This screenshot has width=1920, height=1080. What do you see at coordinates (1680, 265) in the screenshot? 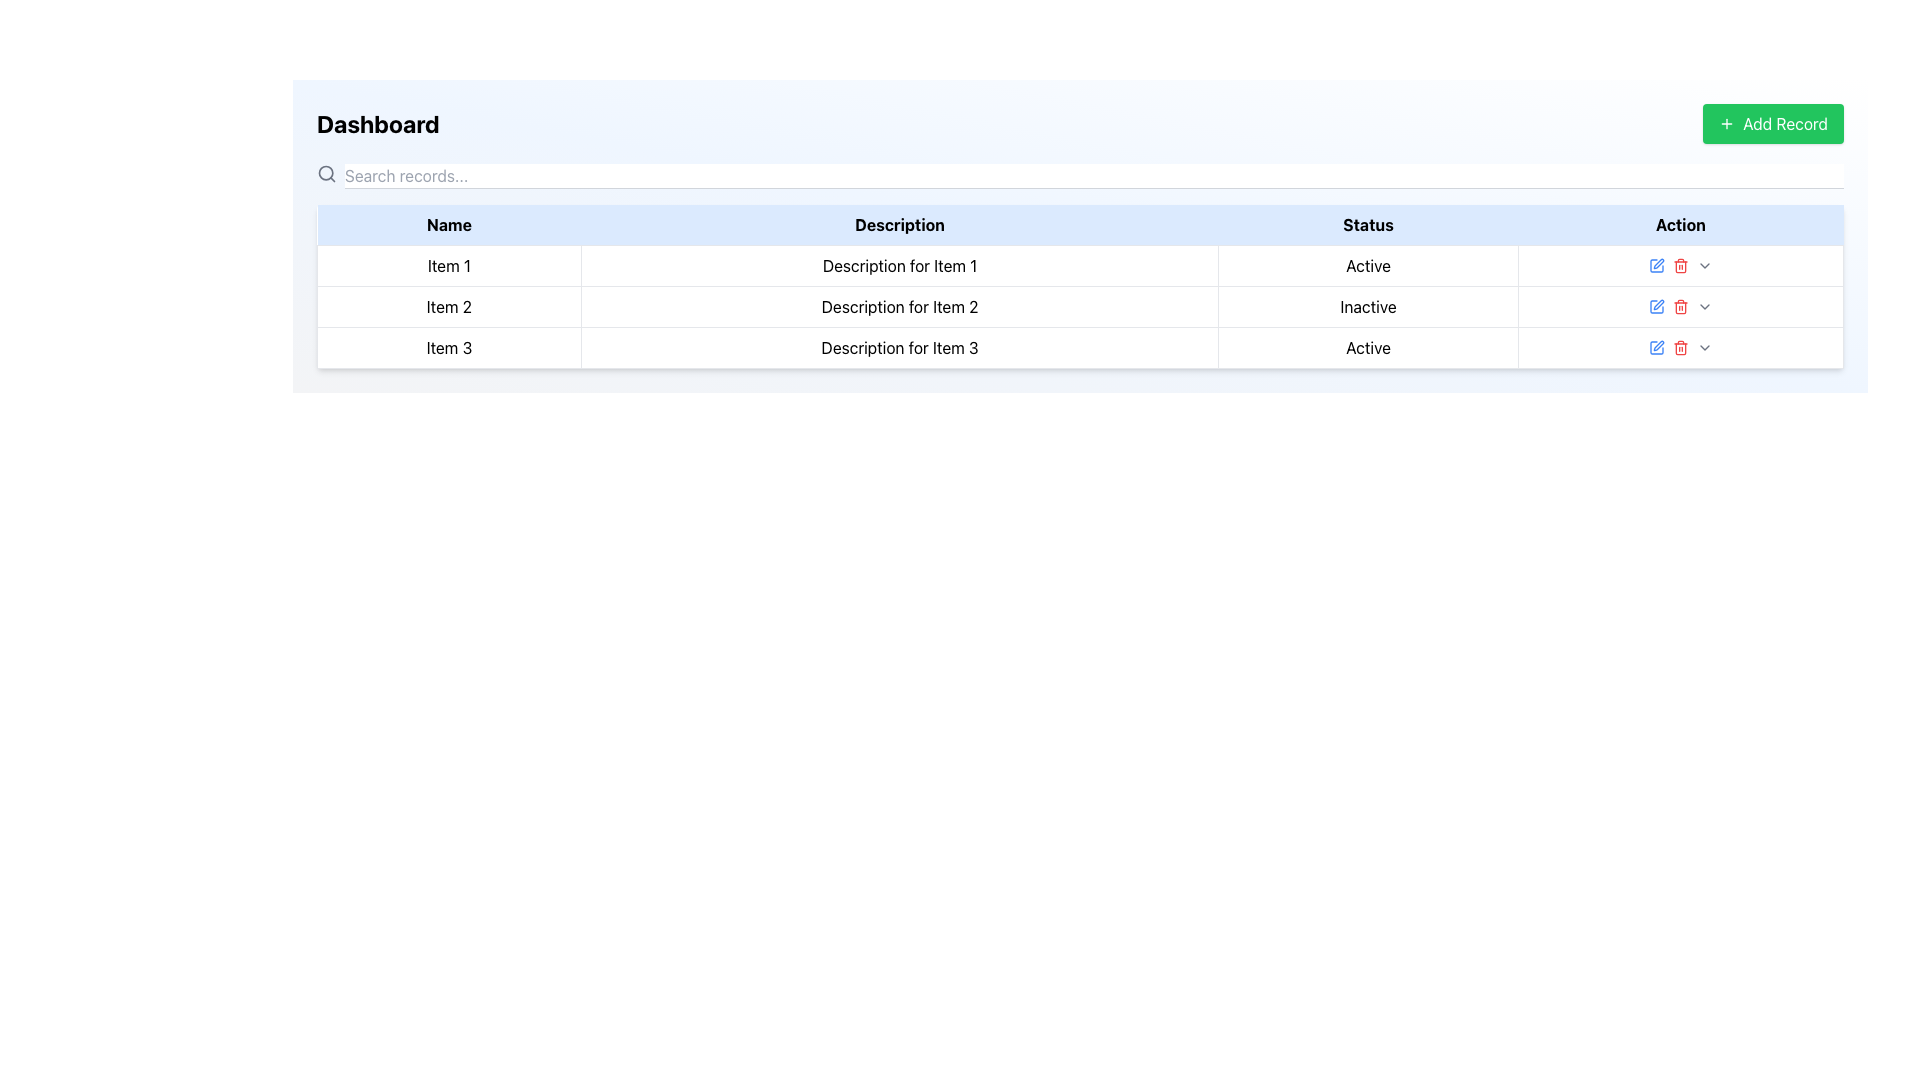
I see `the red-colored trash bin icon located in the 'Action' column of the first row of the table` at bounding box center [1680, 265].